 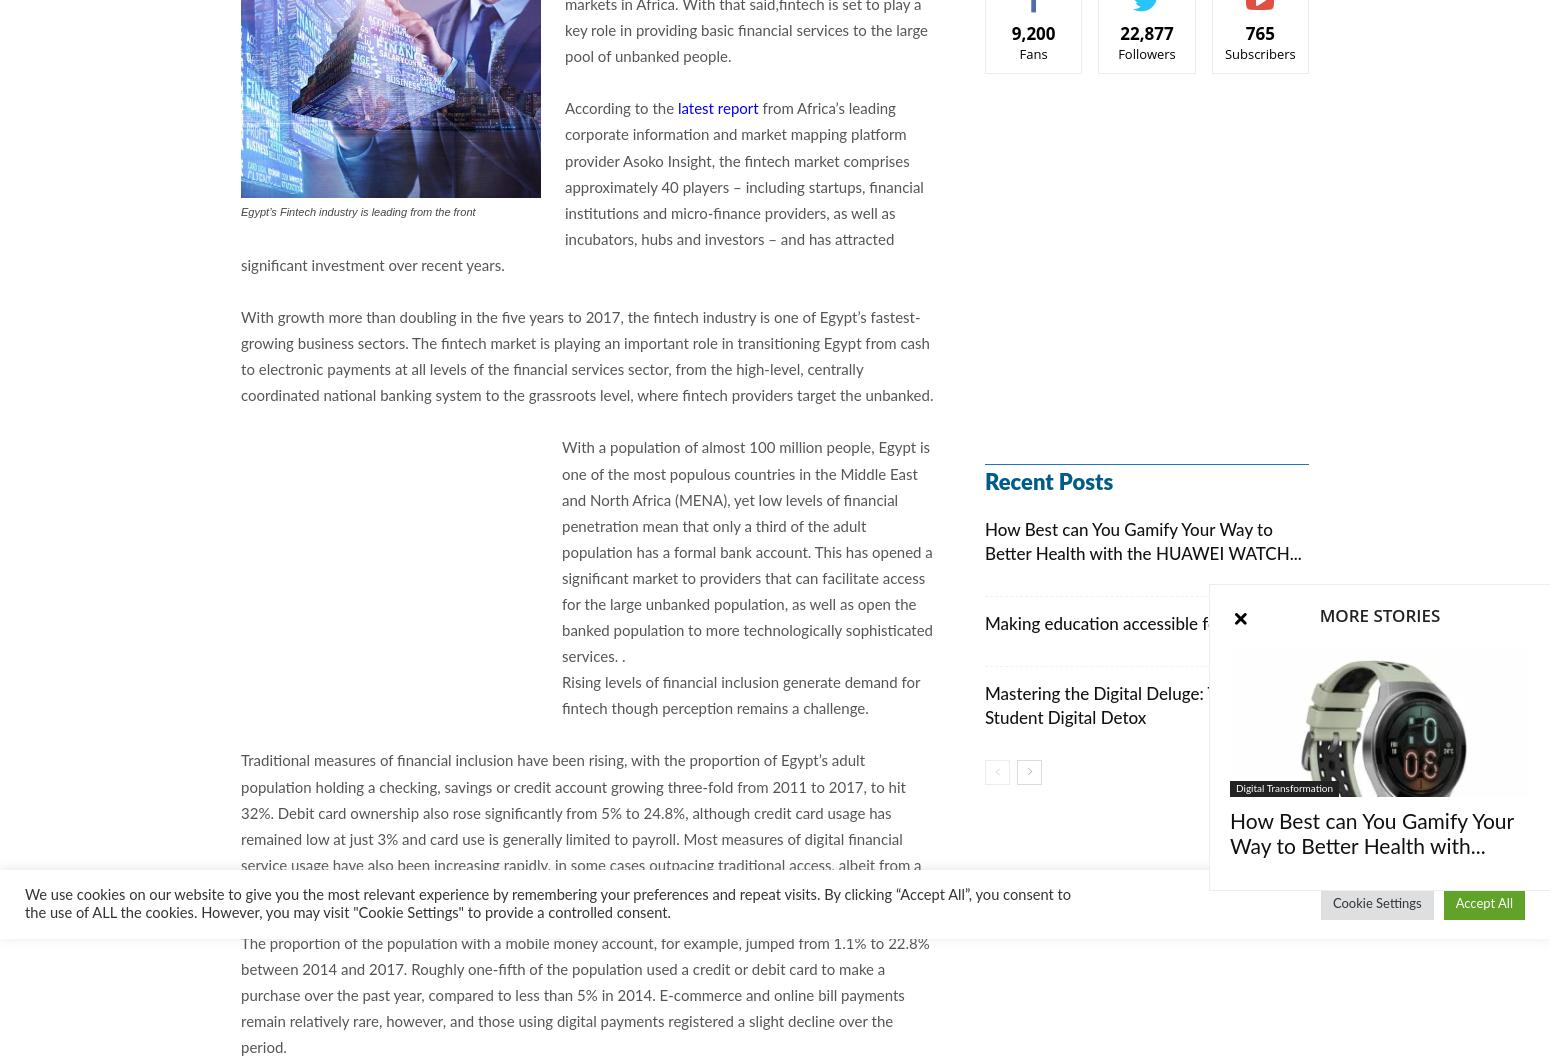 I want to click on 'Recent Posts', so click(x=1049, y=482).